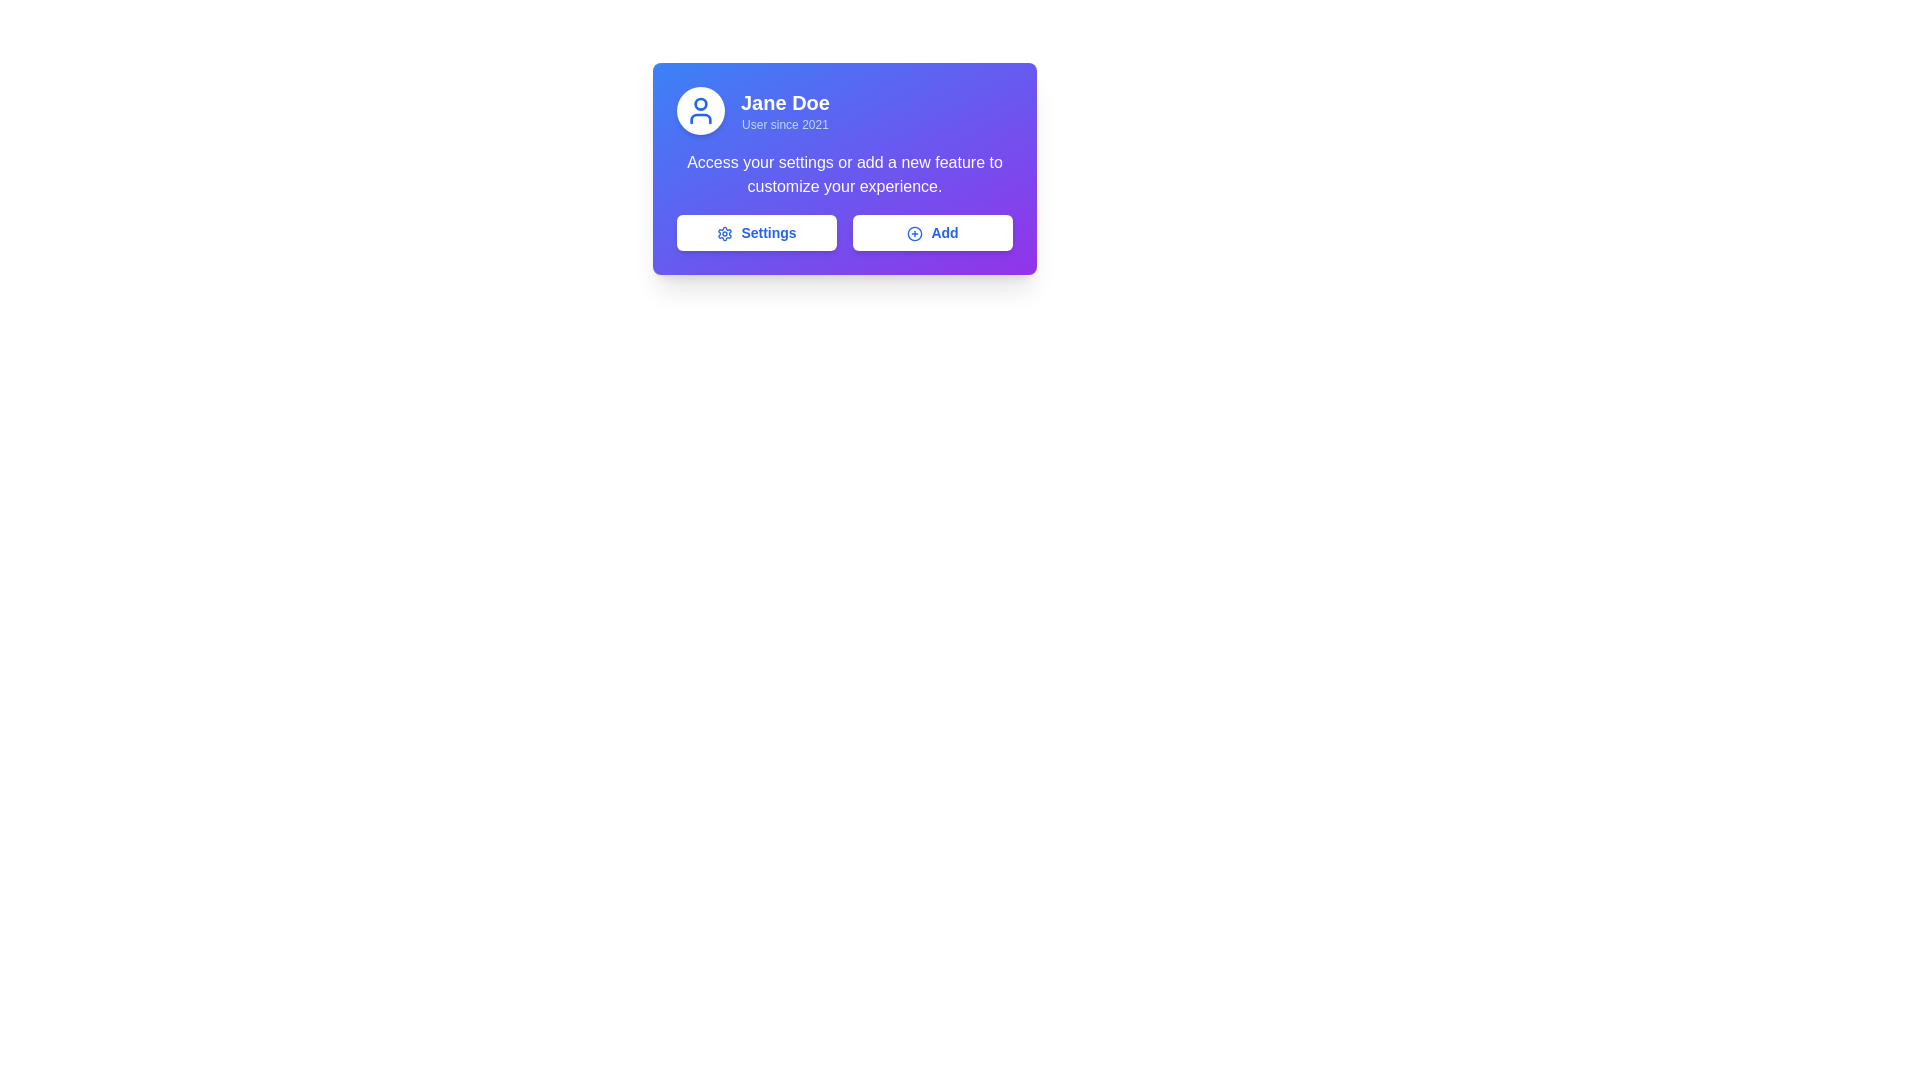 The width and height of the screenshot is (1920, 1080). Describe the element at coordinates (756, 231) in the screenshot. I see `the interactive settings button located at the bottom section of the card` at that location.